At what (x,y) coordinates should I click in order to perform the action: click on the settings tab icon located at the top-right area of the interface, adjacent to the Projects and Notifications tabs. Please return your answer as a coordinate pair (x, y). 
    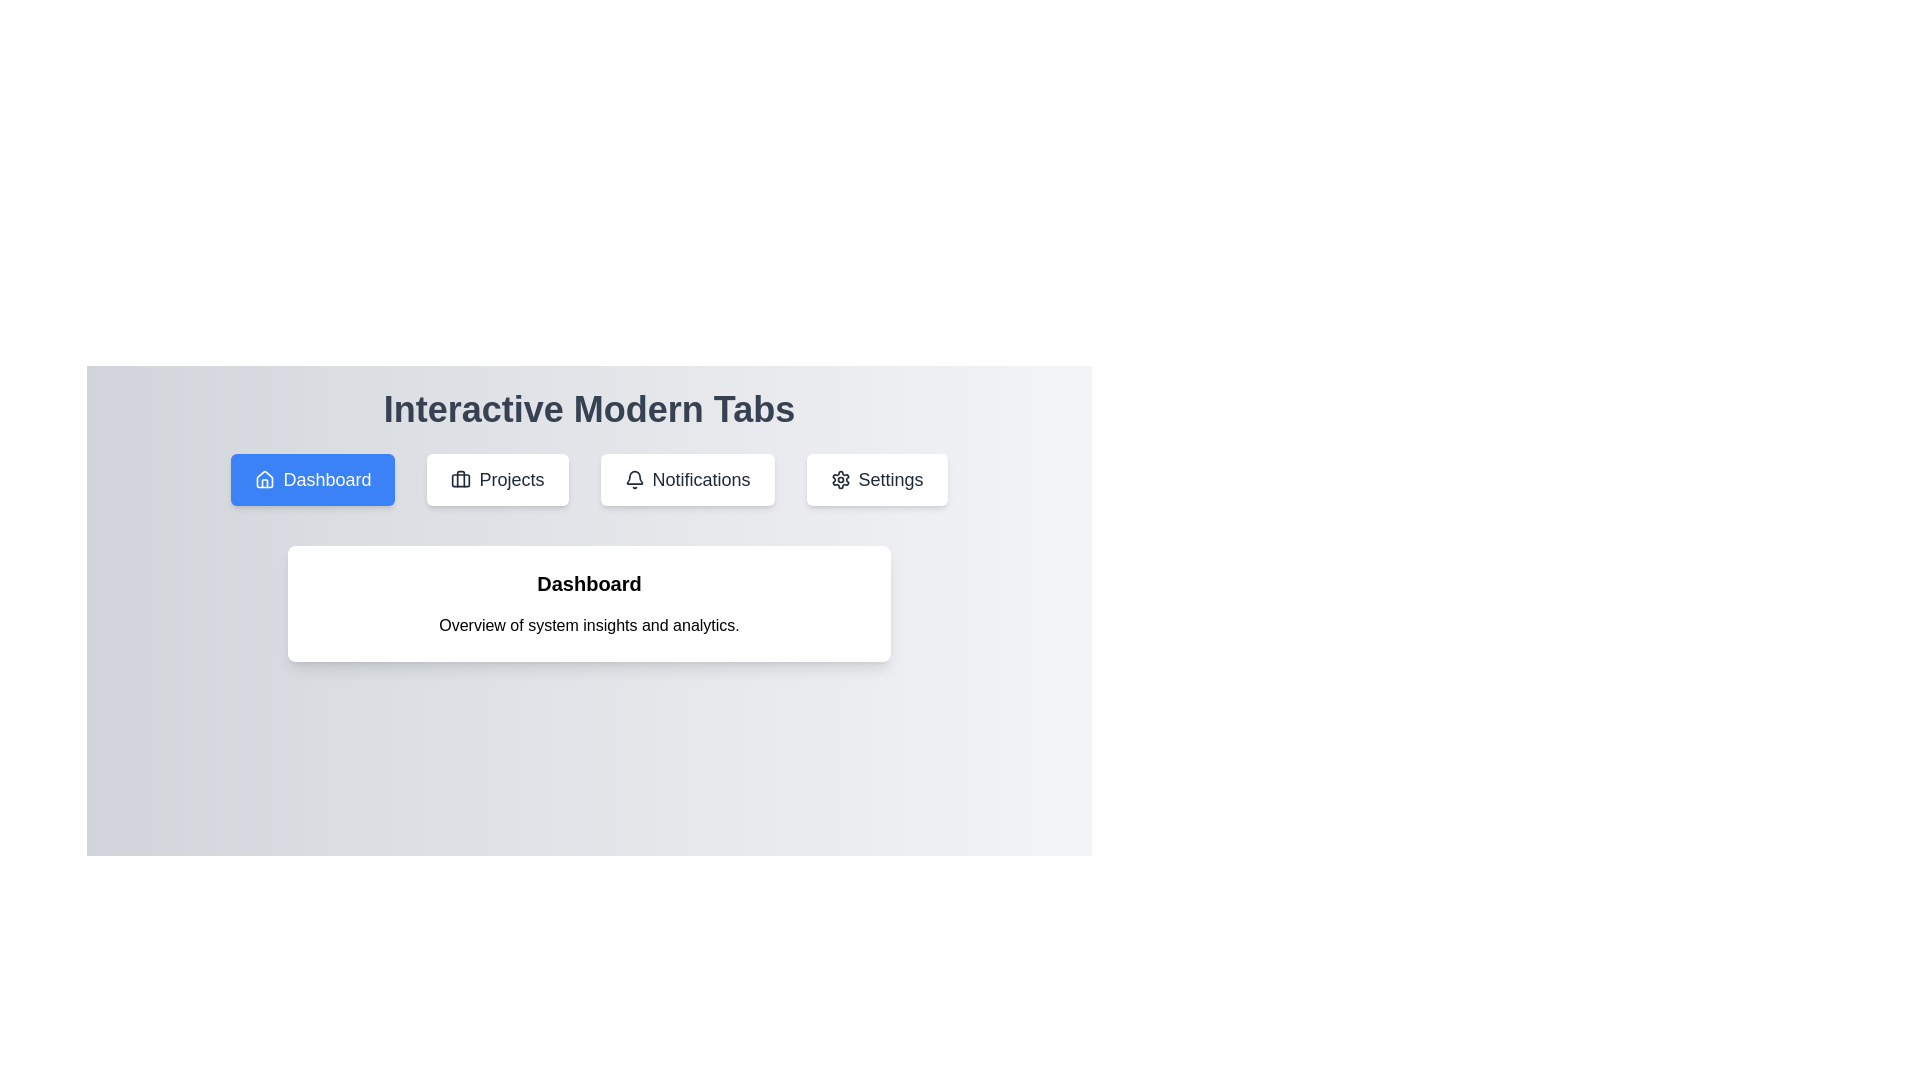
    Looking at the image, I should click on (840, 479).